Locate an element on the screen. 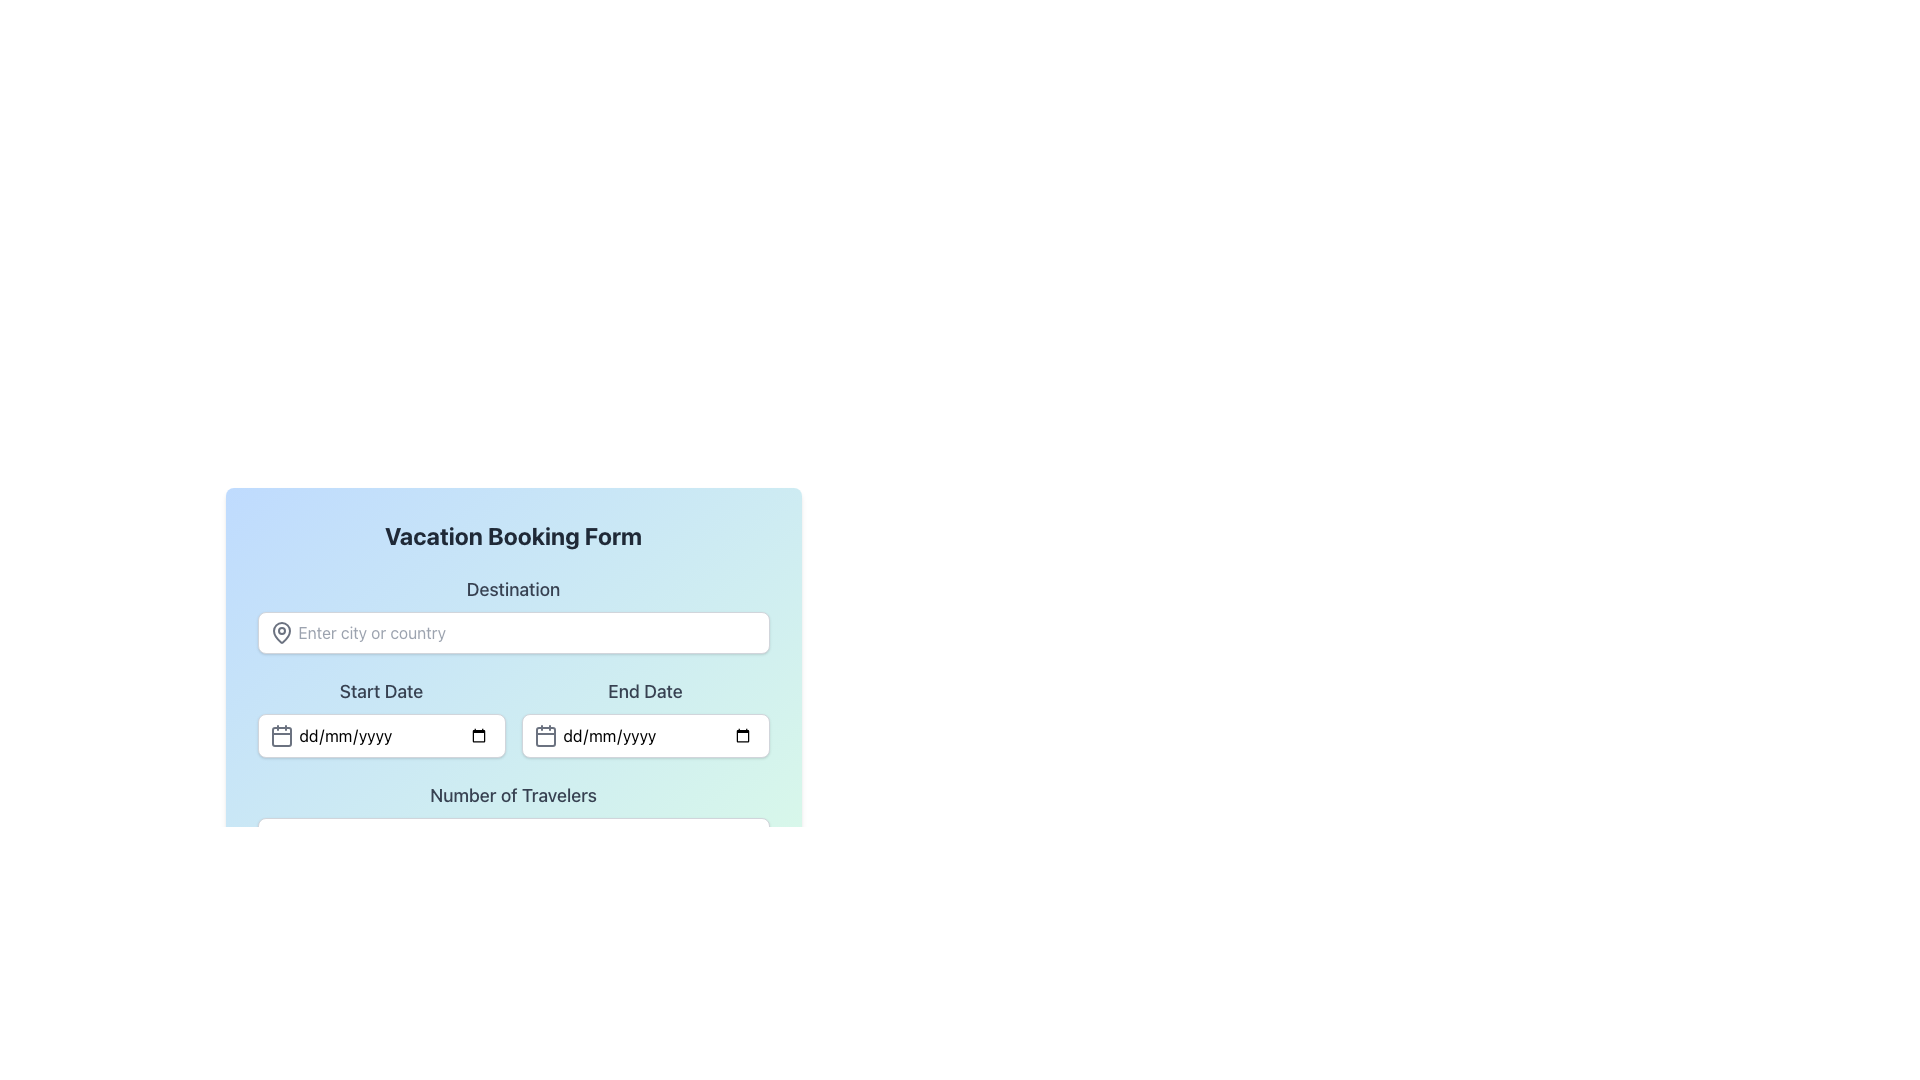 The image size is (1920, 1080). the calendar icon located to the left of the 'Start Date' input field in the Date input form group is located at coordinates (513, 716).